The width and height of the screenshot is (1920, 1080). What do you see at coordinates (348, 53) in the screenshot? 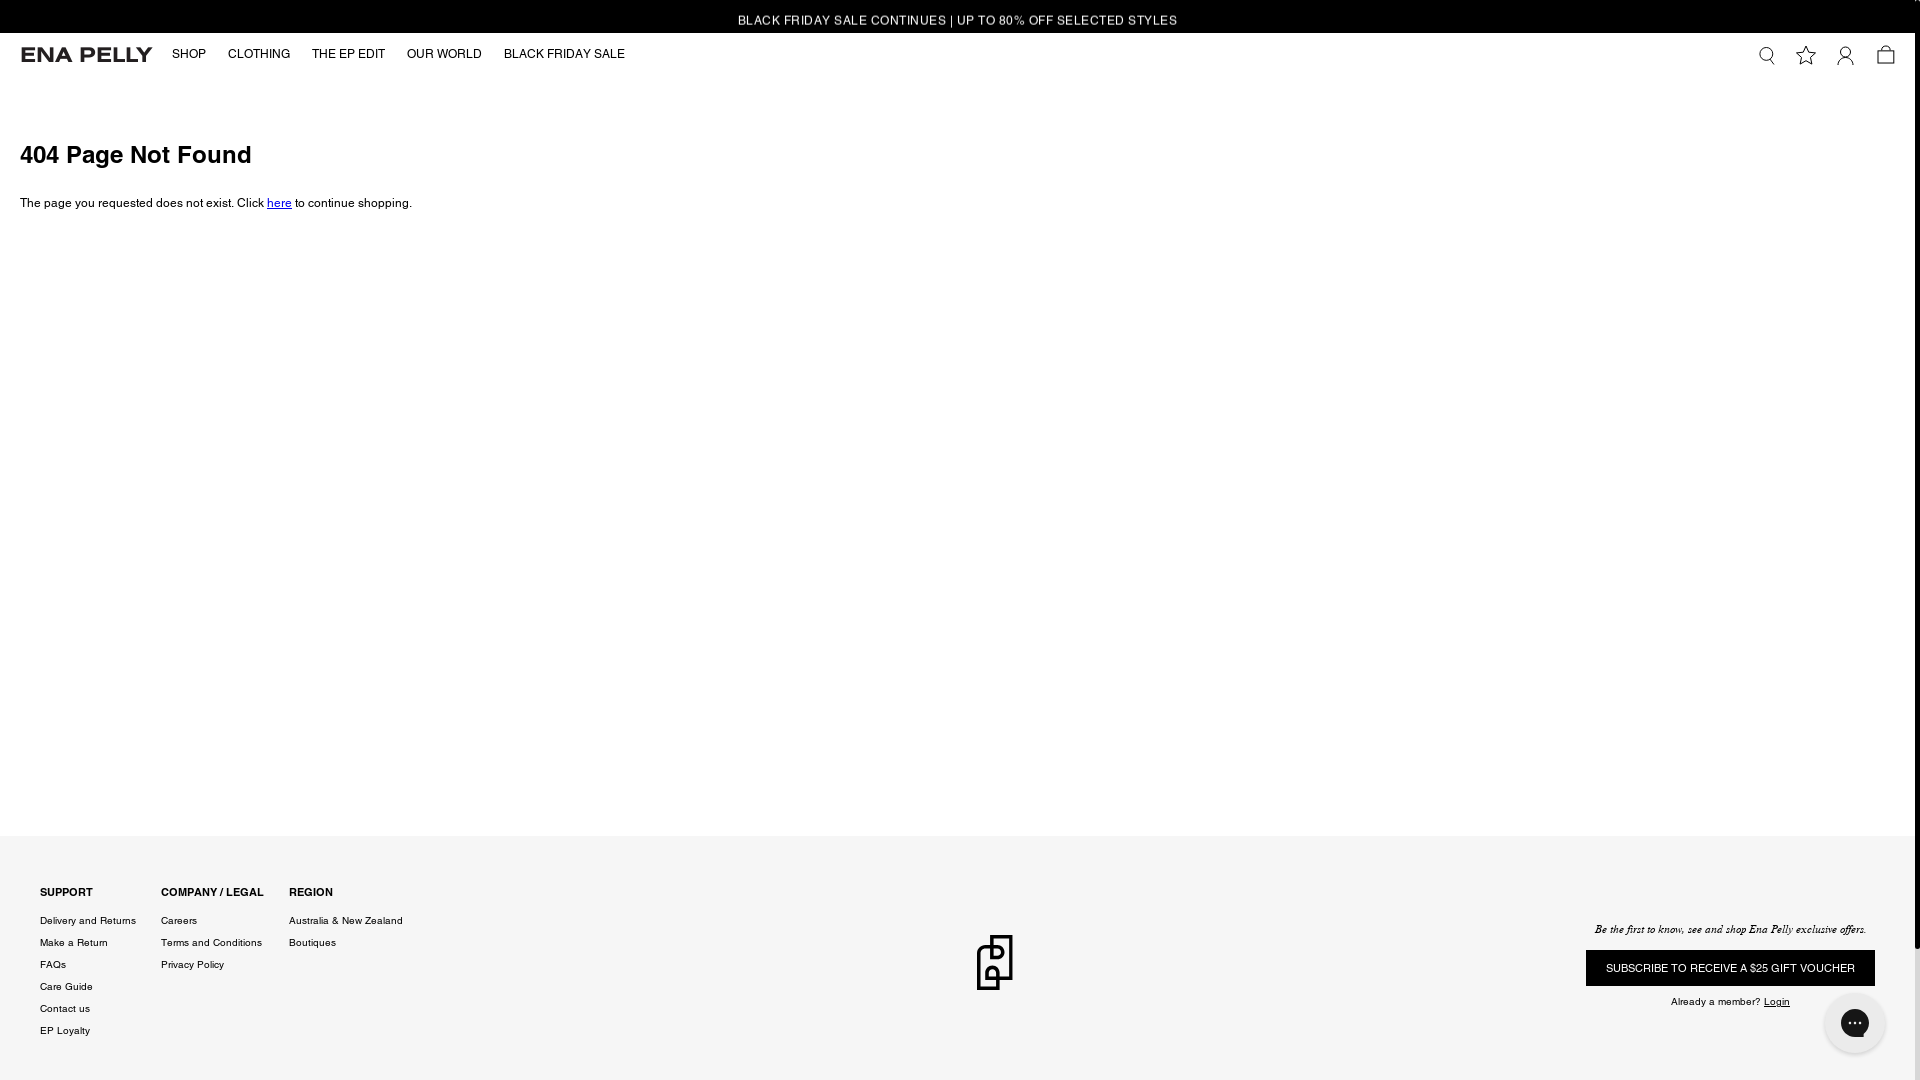
I see `'THE EP EDIT'` at bounding box center [348, 53].